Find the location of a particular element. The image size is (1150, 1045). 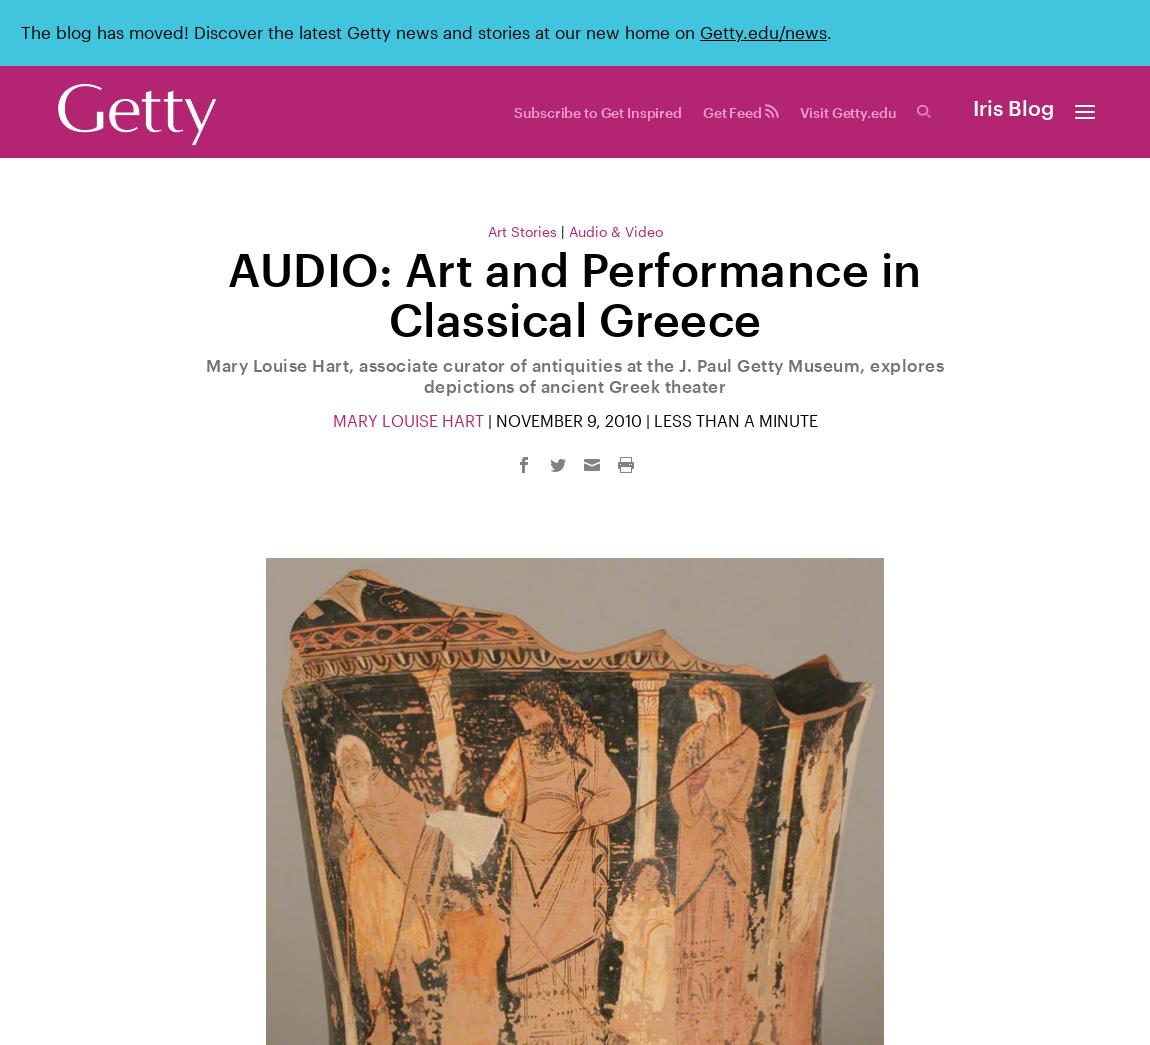

'.' is located at coordinates (828, 31).